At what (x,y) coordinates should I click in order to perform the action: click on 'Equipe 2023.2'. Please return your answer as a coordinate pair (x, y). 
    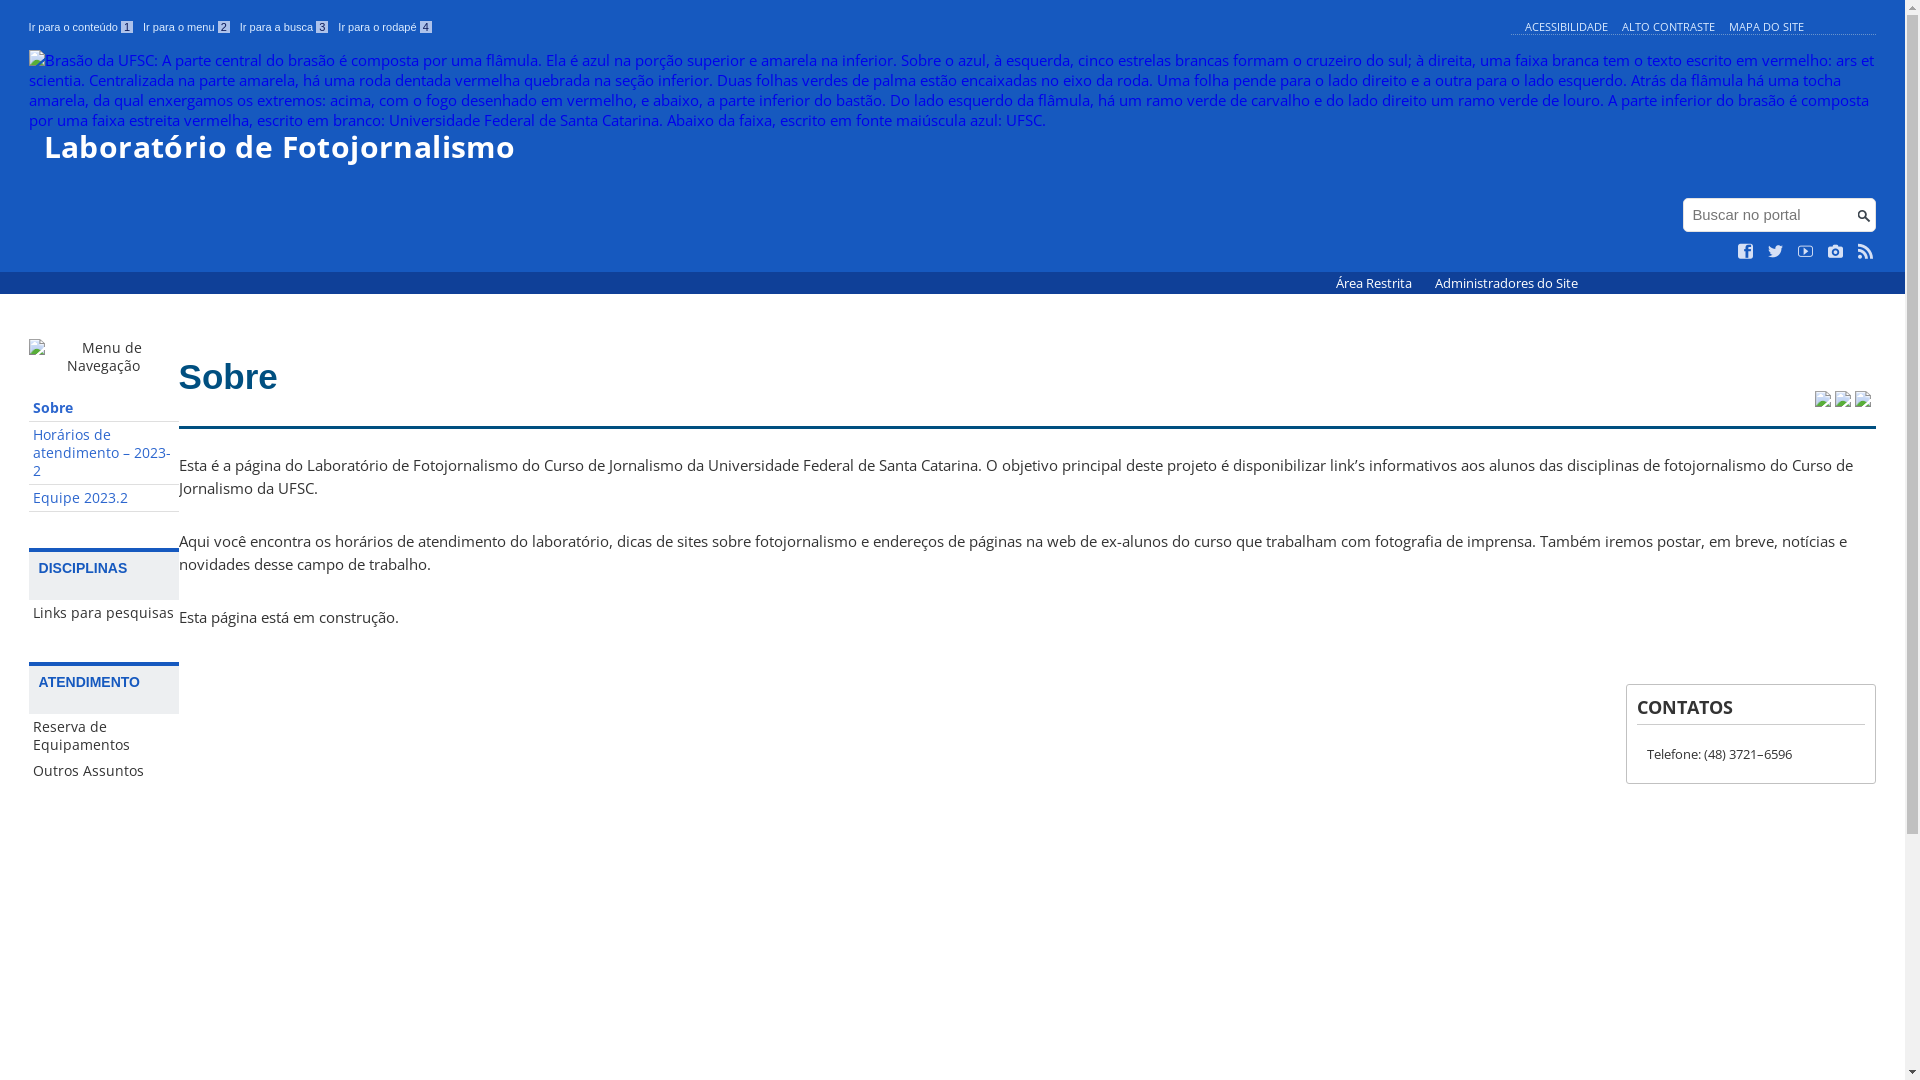
    Looking at the image, I should click on (103, 497).